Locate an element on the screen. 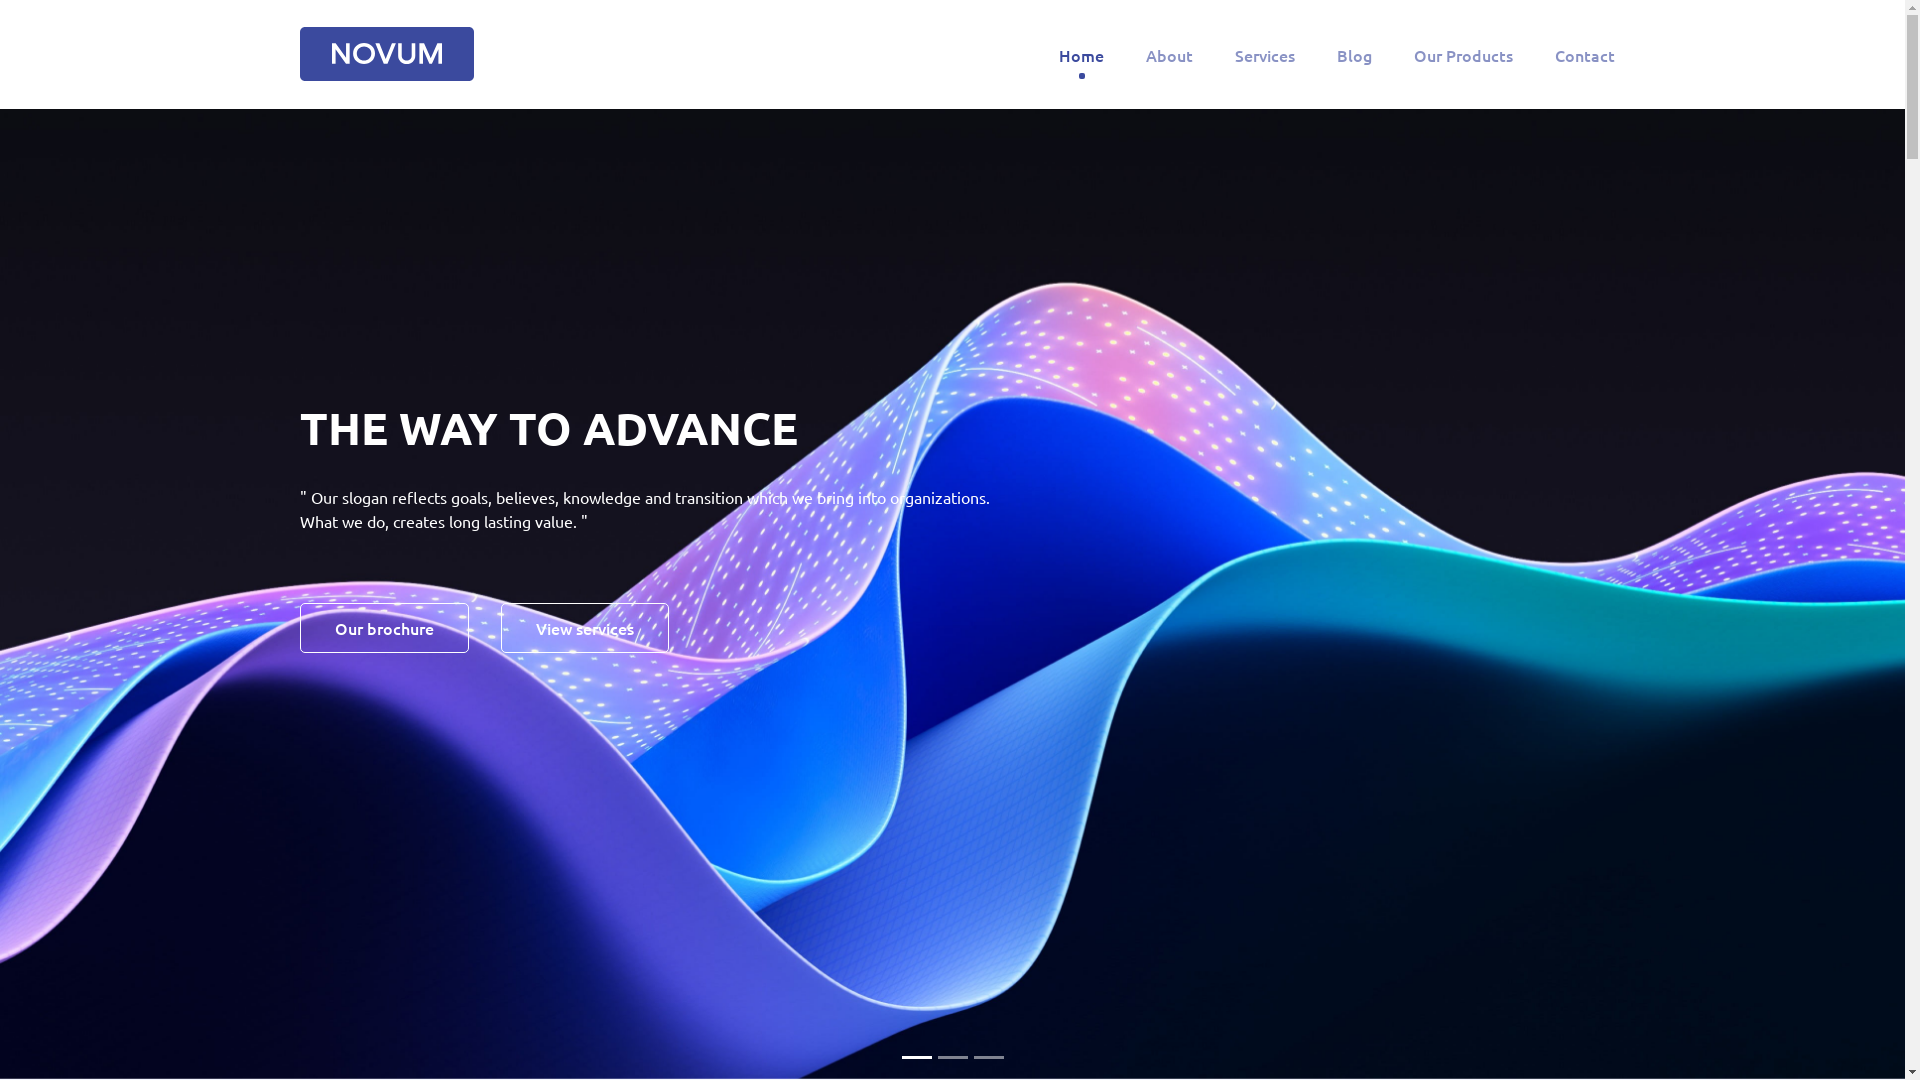 This screenshot has height=1080, width=1920. 'Services' is located at coordinates (1264, 53).